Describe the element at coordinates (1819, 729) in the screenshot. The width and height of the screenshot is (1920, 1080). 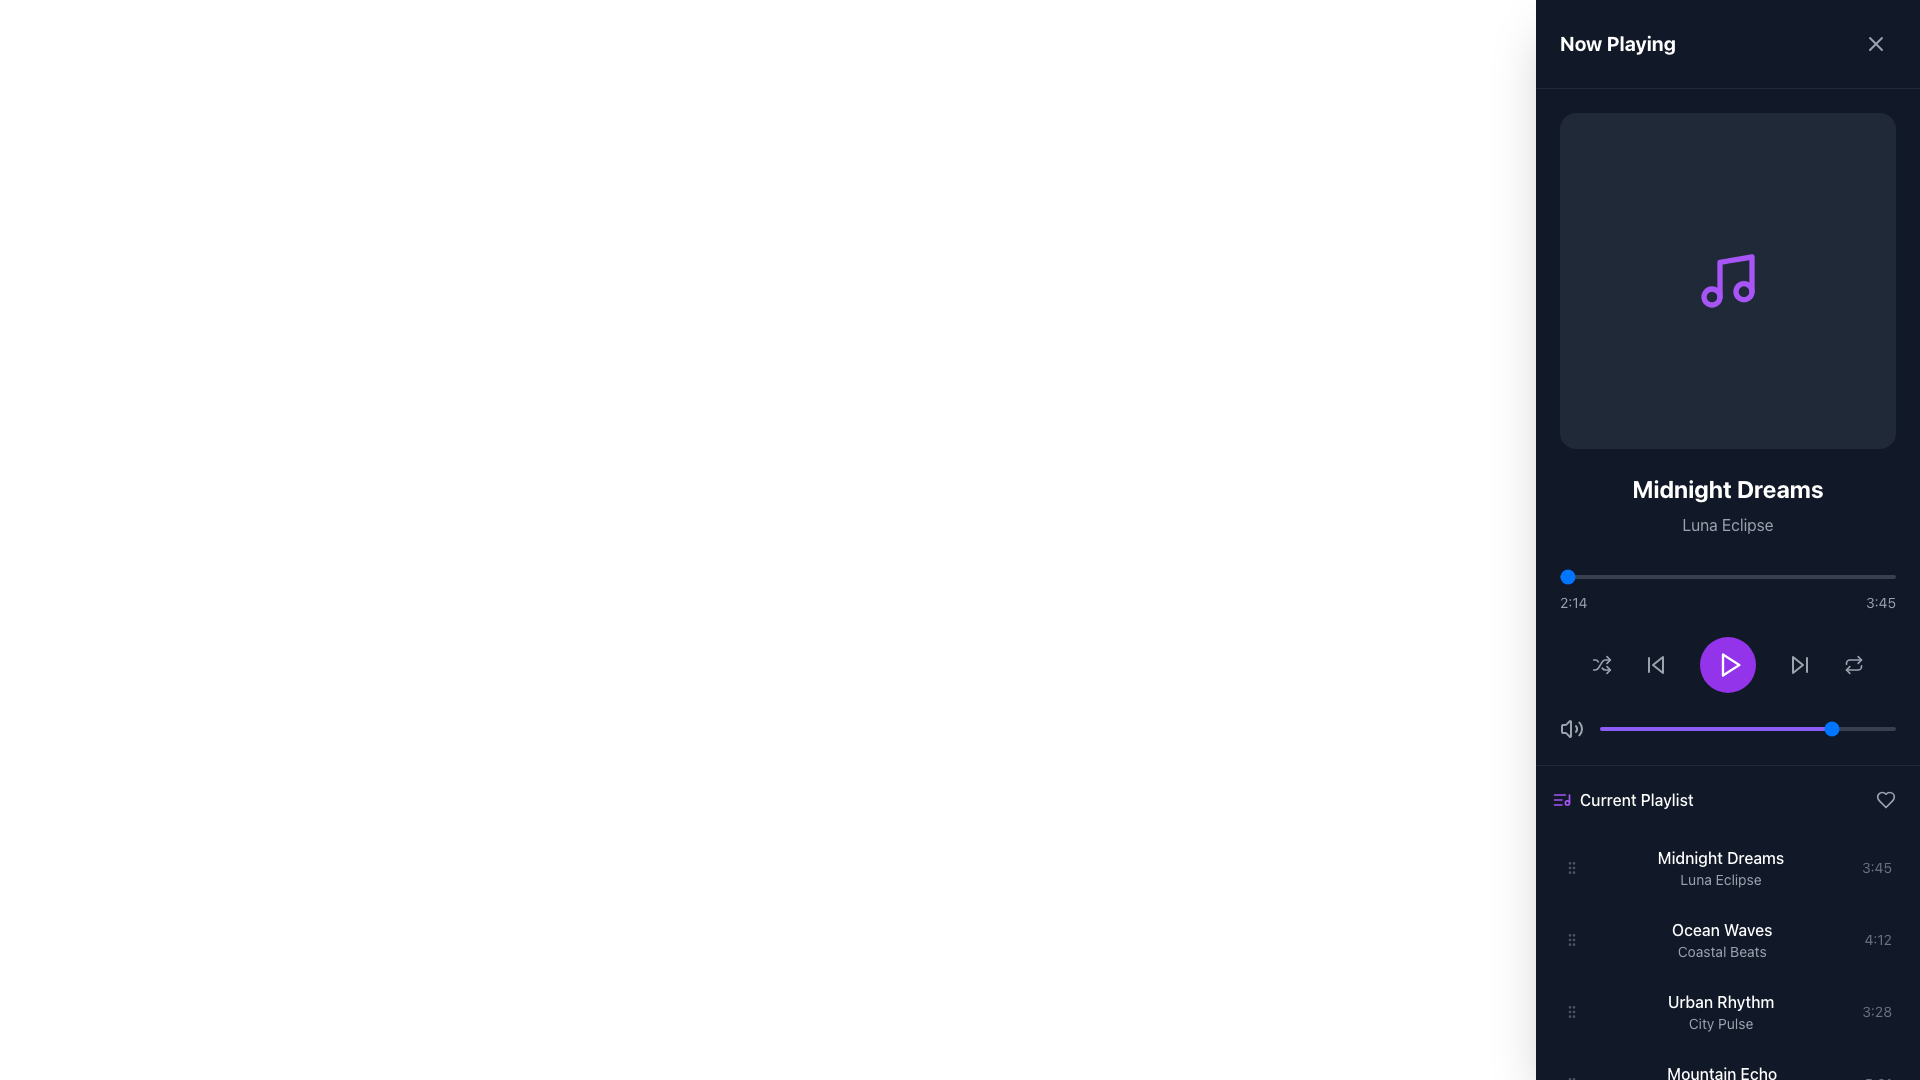
I see `the slider value` at that location.